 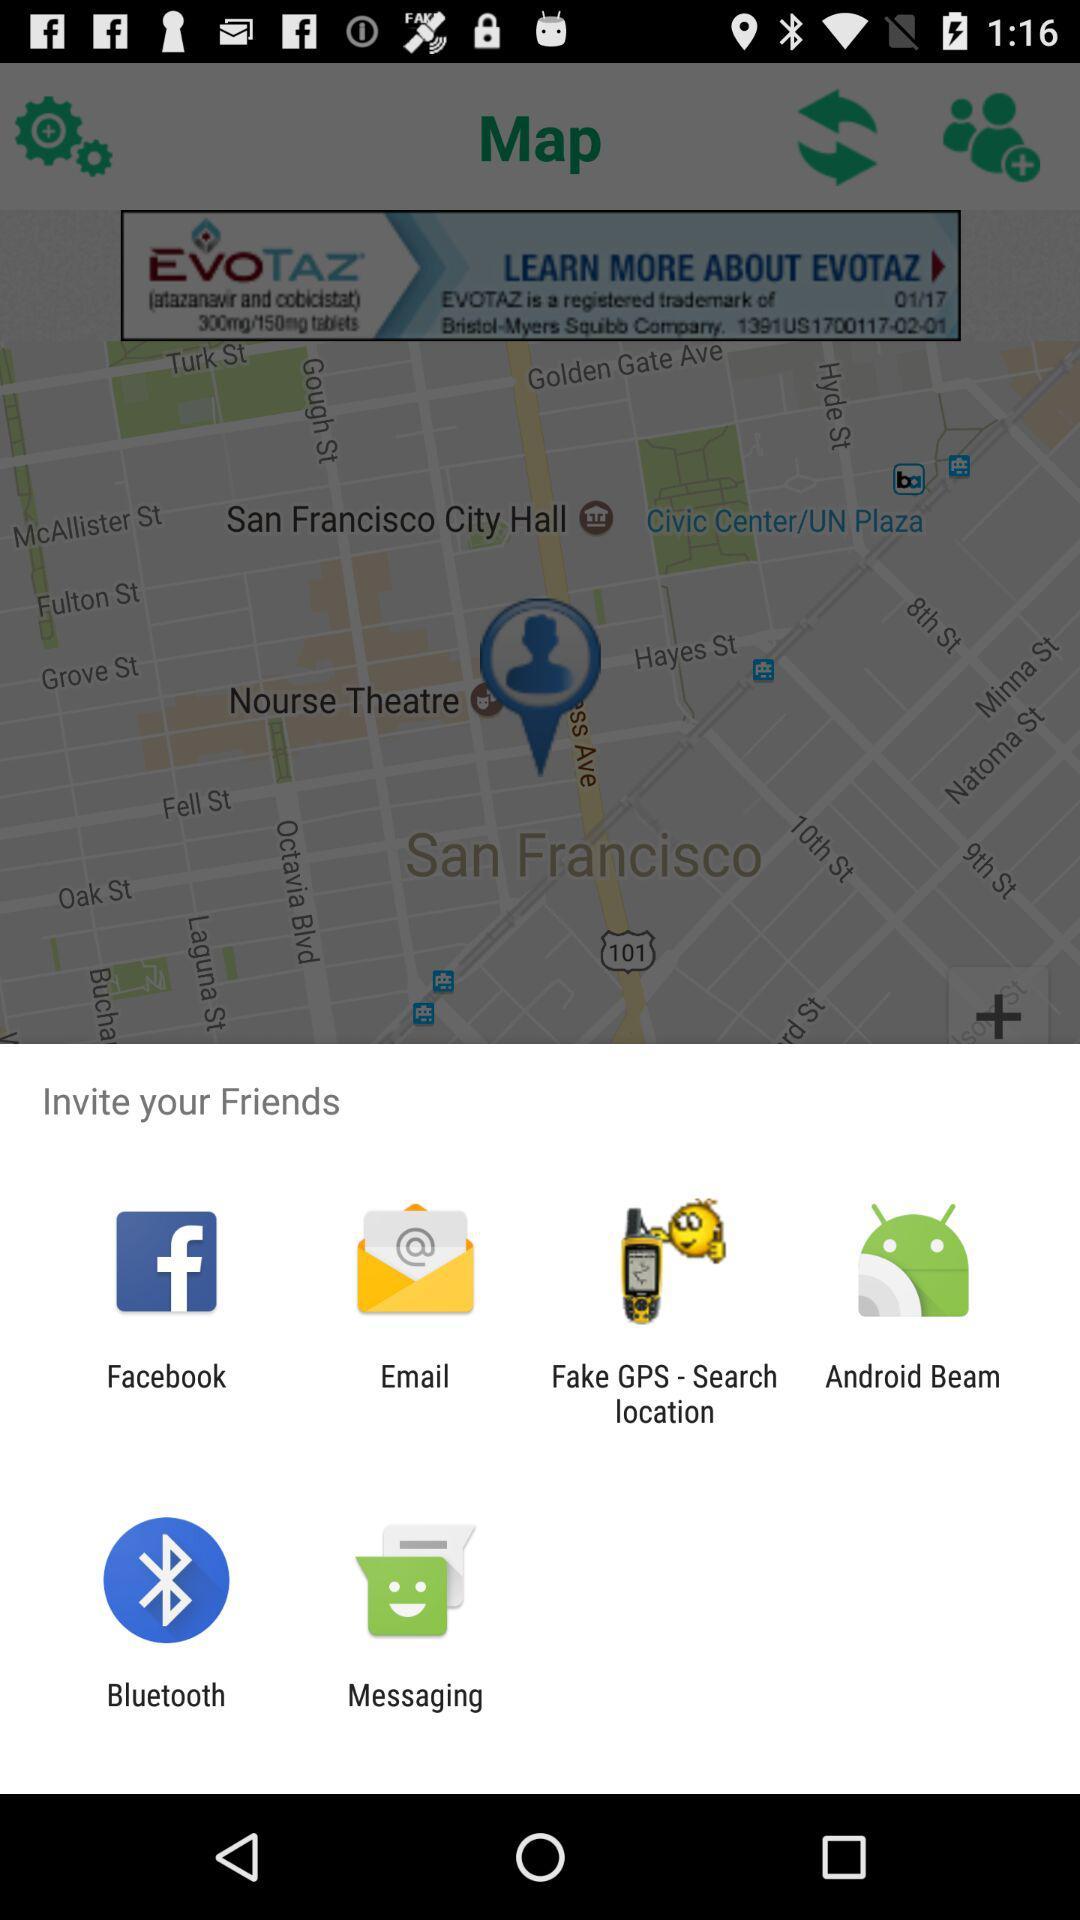 I want to click on the item next to the email item, so click(x=165, y=1392).